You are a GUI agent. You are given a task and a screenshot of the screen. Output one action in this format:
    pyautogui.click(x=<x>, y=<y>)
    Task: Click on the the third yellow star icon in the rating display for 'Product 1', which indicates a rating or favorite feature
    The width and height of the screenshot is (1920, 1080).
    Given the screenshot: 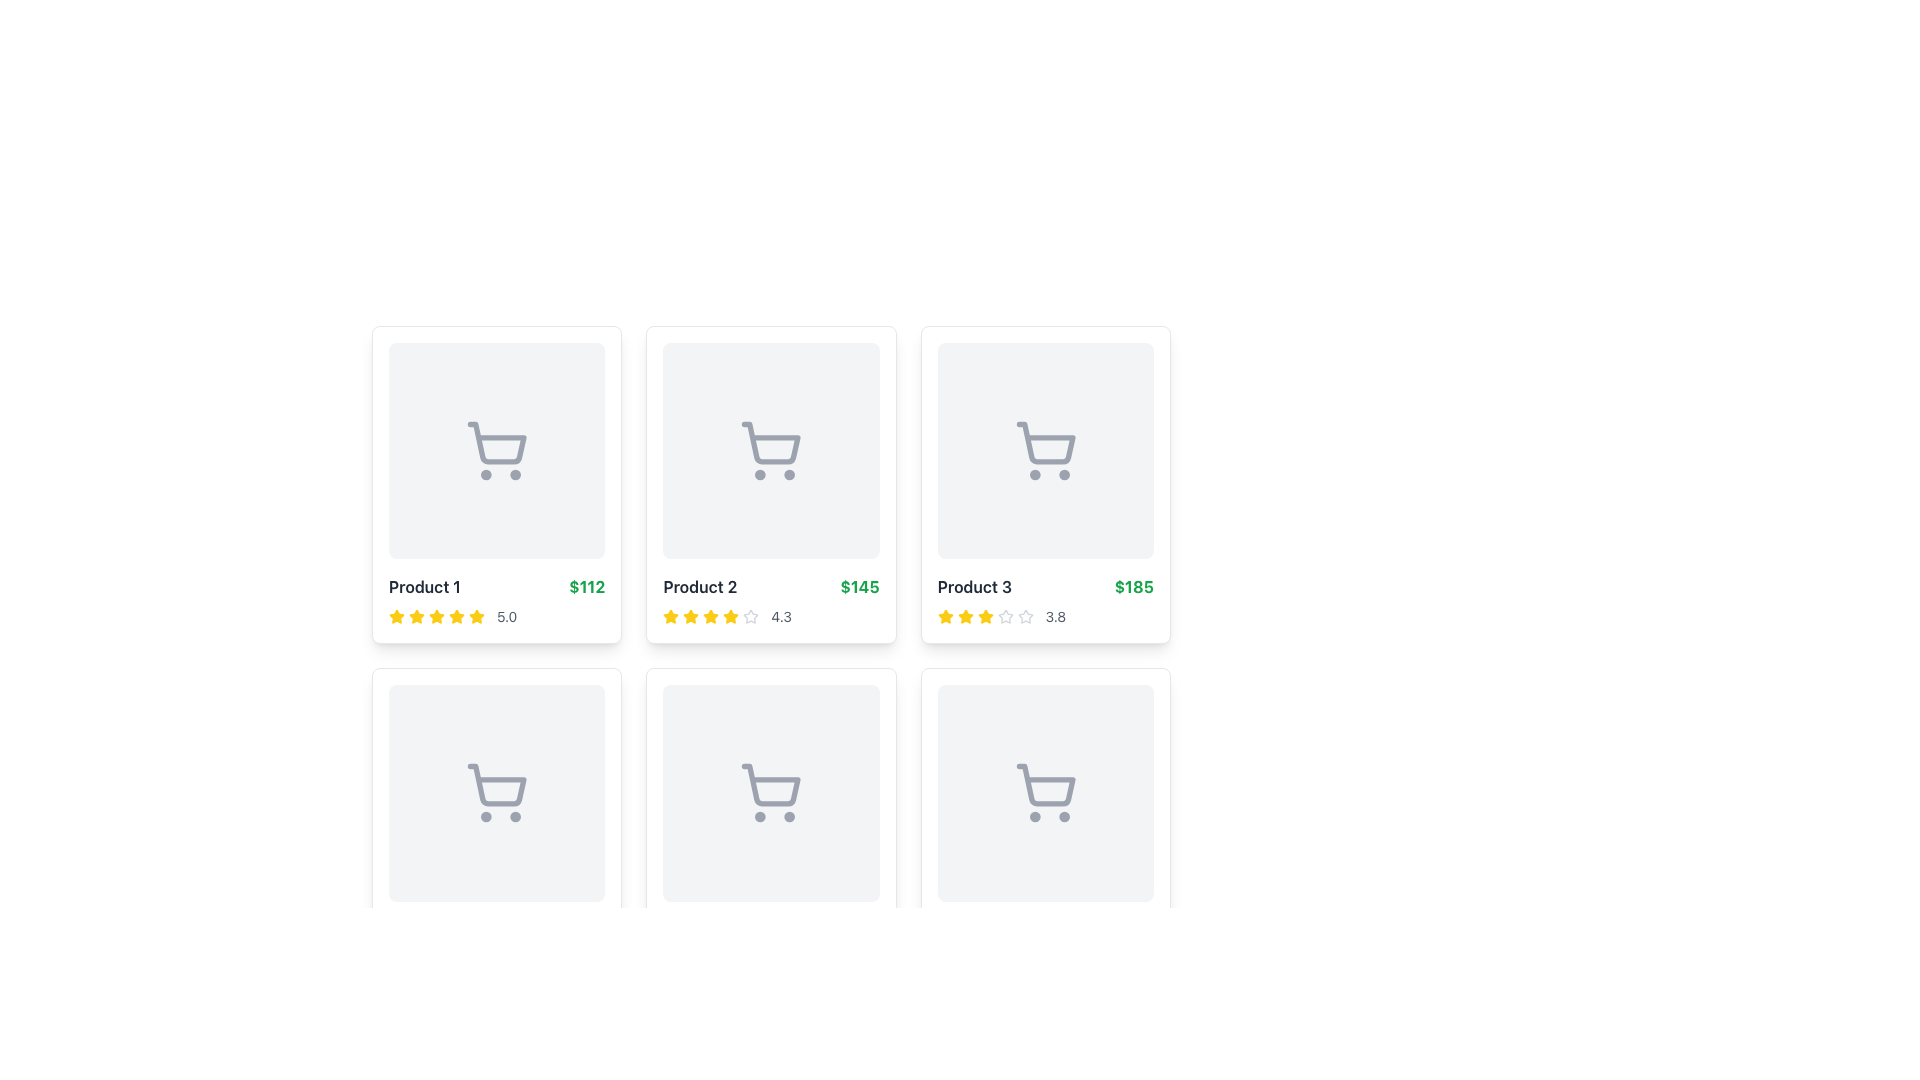 What is the action you would take?
    pyautogui.click(x=416, y=616)
    